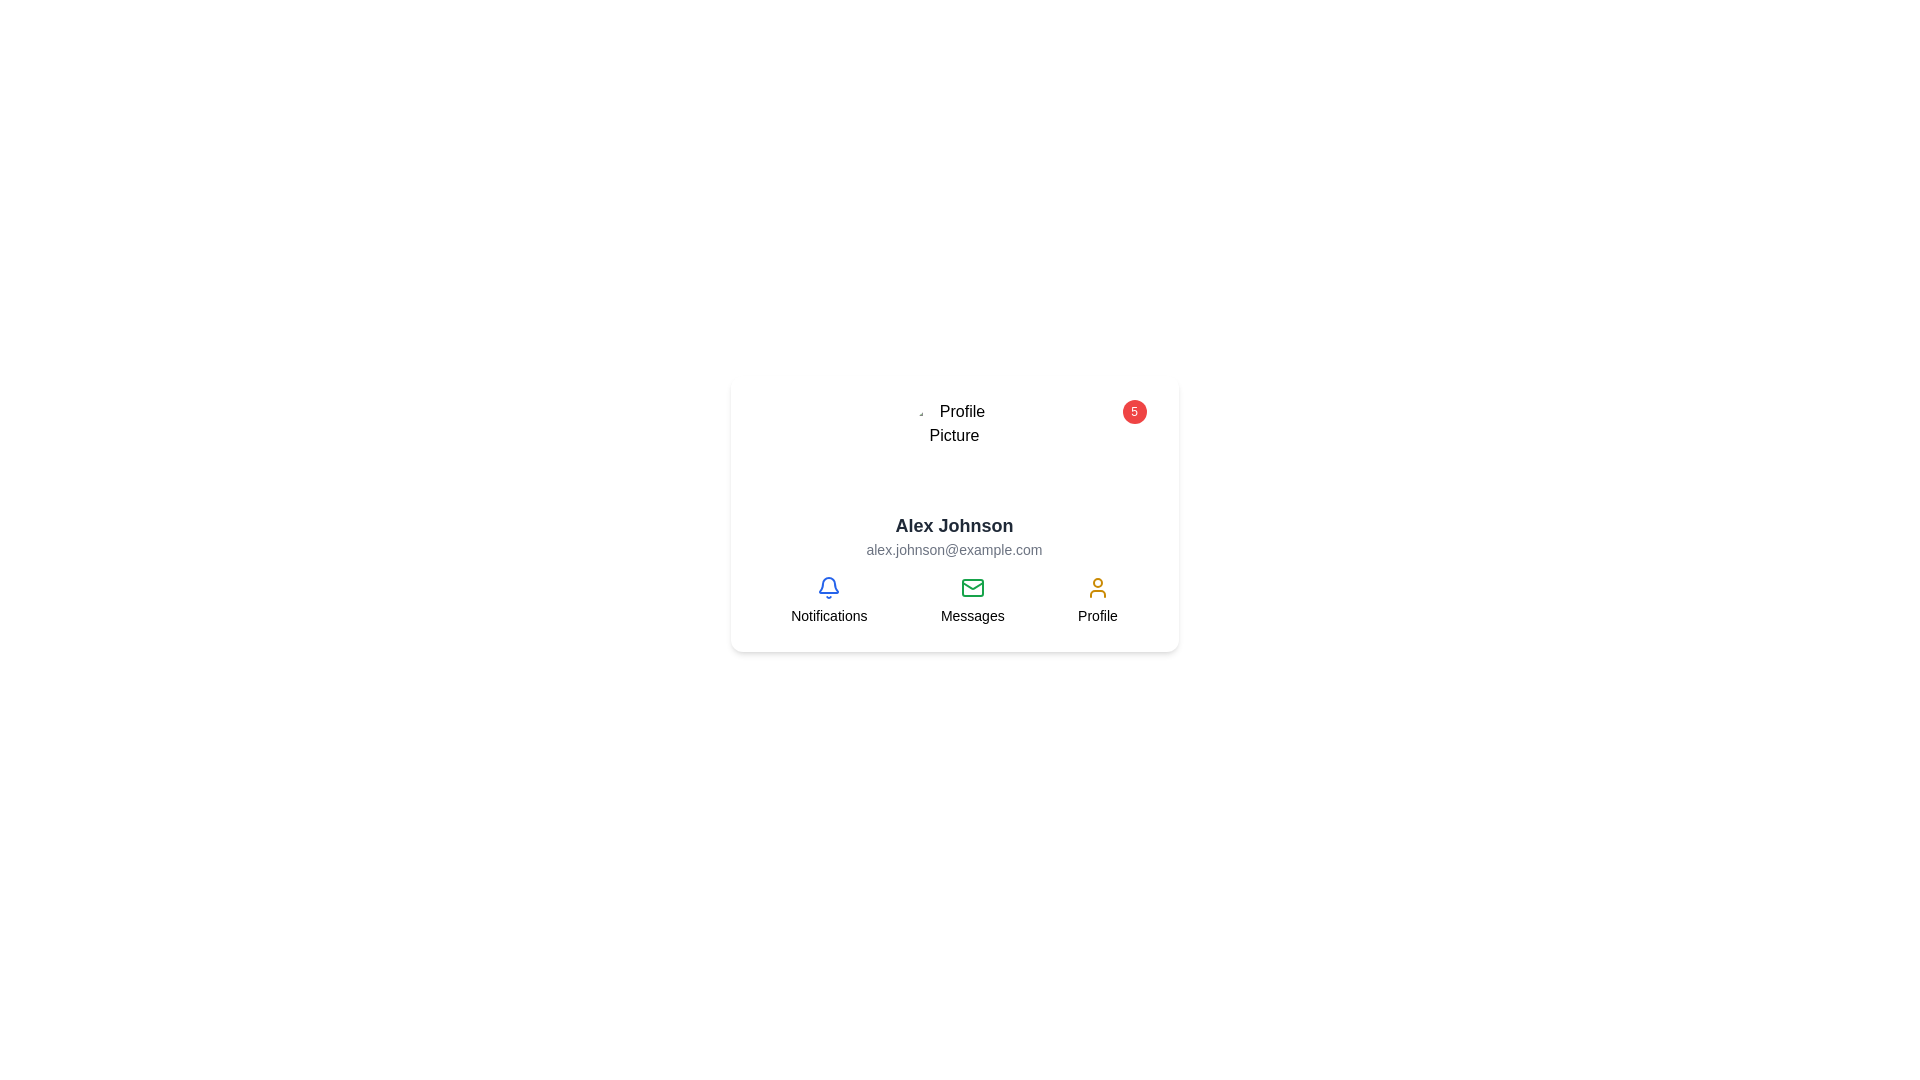 This screenshot has width=1920, height=1080. I want to click on the 'Messages' icon located in the bottom row of icons, so click(972, 586).